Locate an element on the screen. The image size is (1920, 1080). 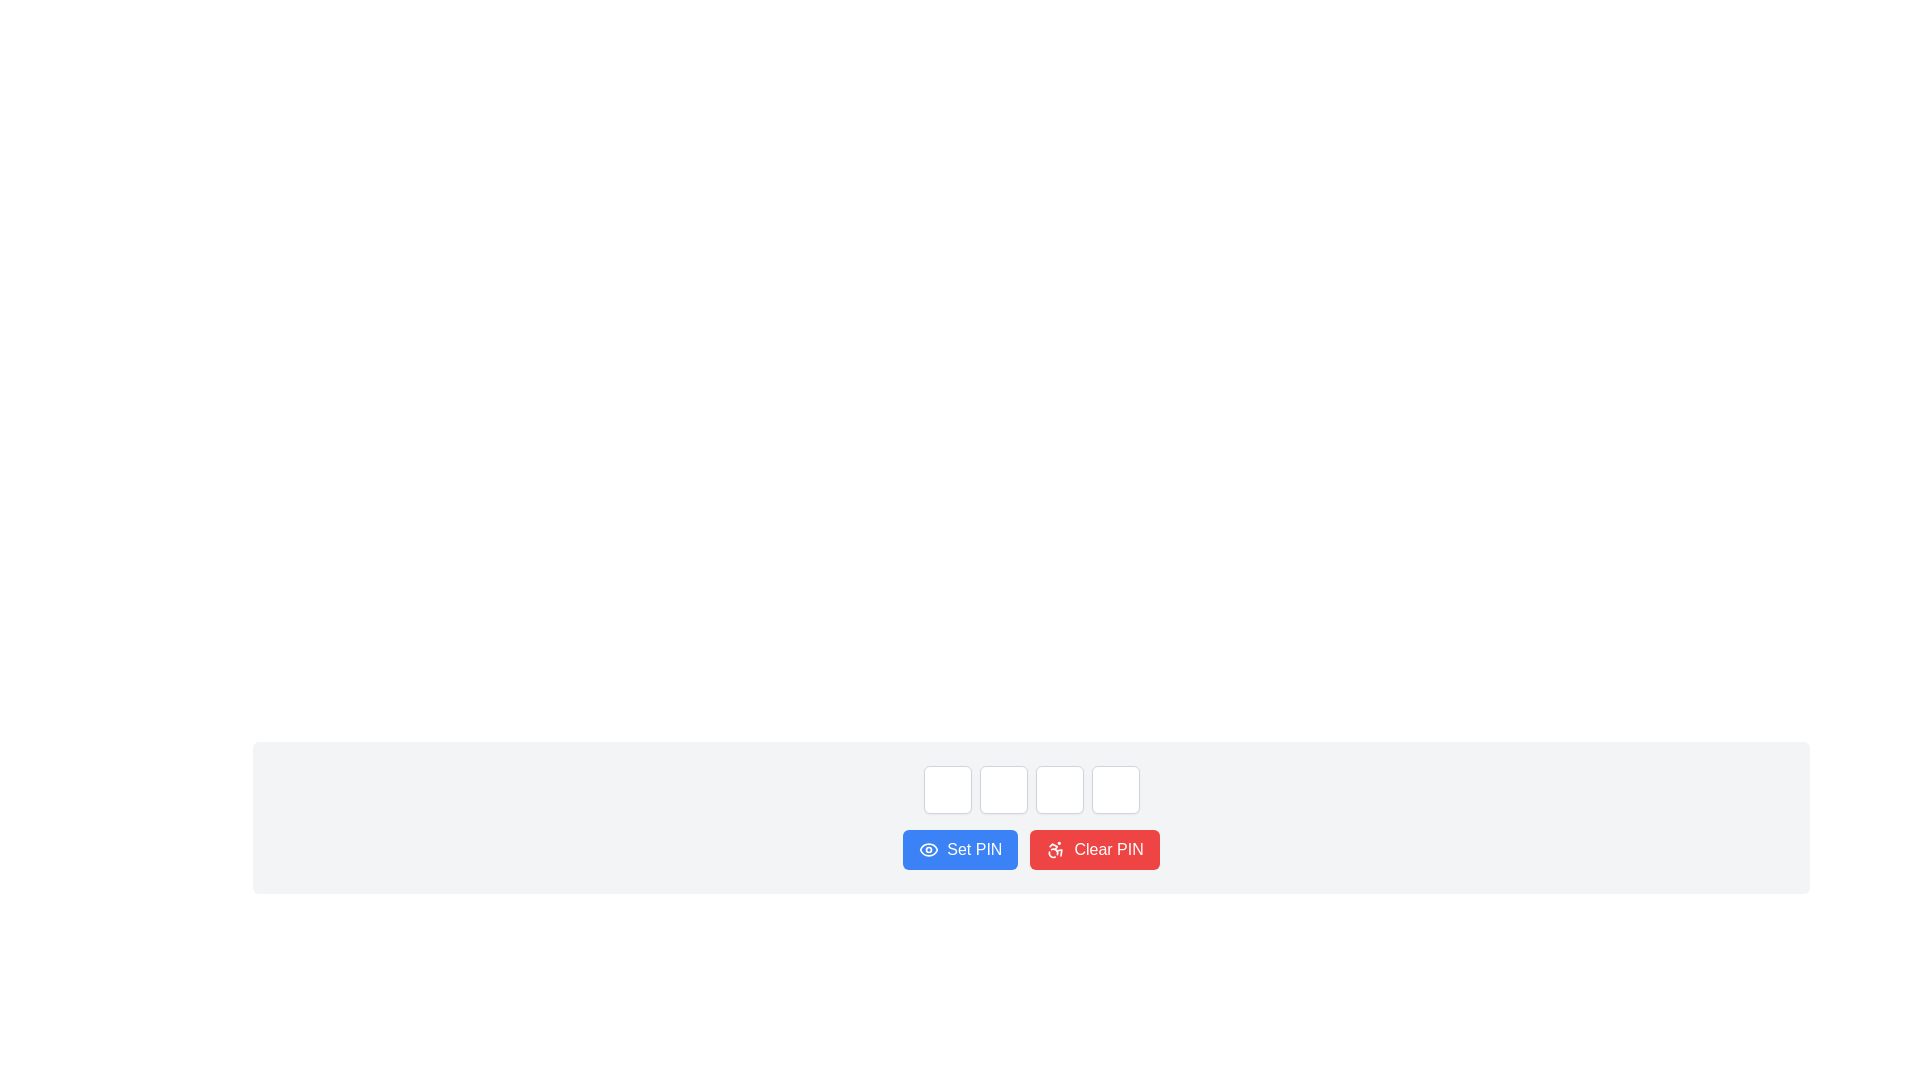
the visibility icon within the blue 'Set PIN' button, which allows previewing or toggling the visibility of the entered PIN is located at coordinates (928, 849).